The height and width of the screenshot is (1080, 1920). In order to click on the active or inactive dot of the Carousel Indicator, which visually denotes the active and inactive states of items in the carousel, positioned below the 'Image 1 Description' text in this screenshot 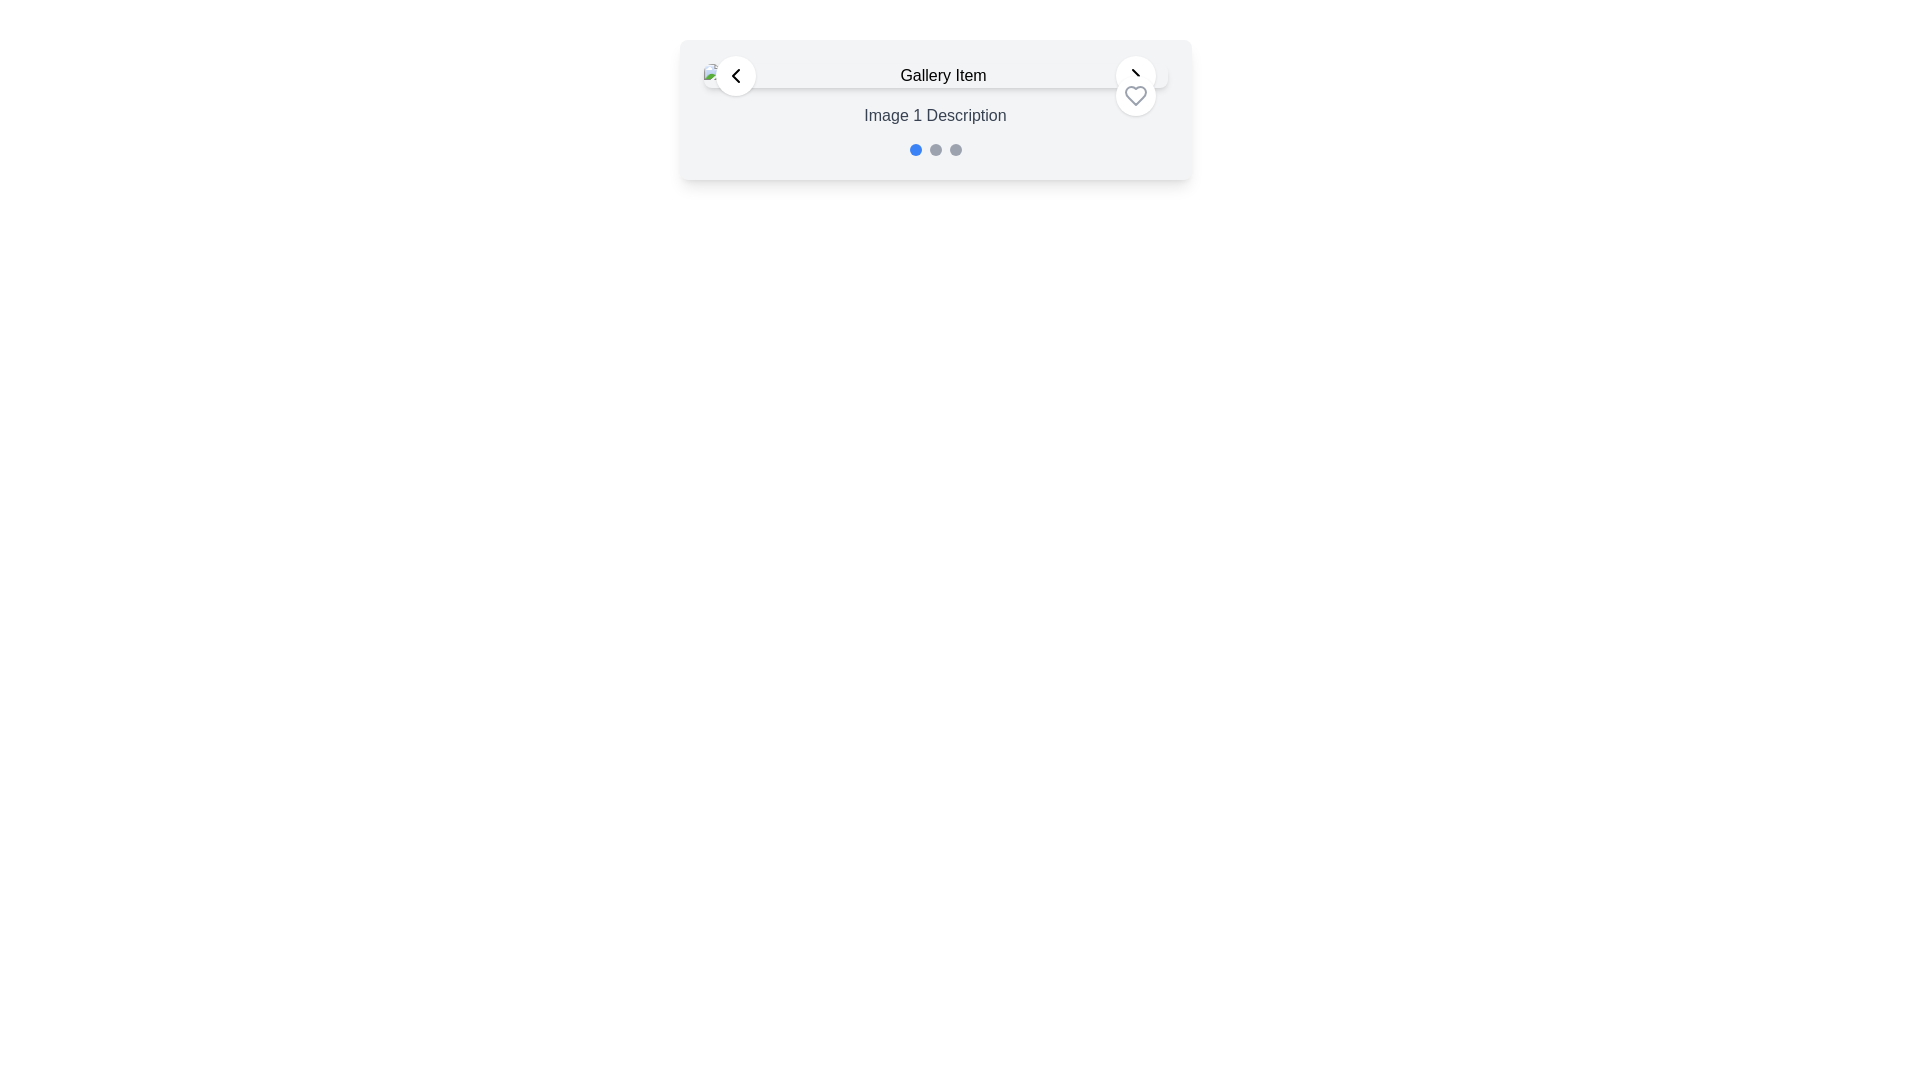, I will do `click(934, 149)`.